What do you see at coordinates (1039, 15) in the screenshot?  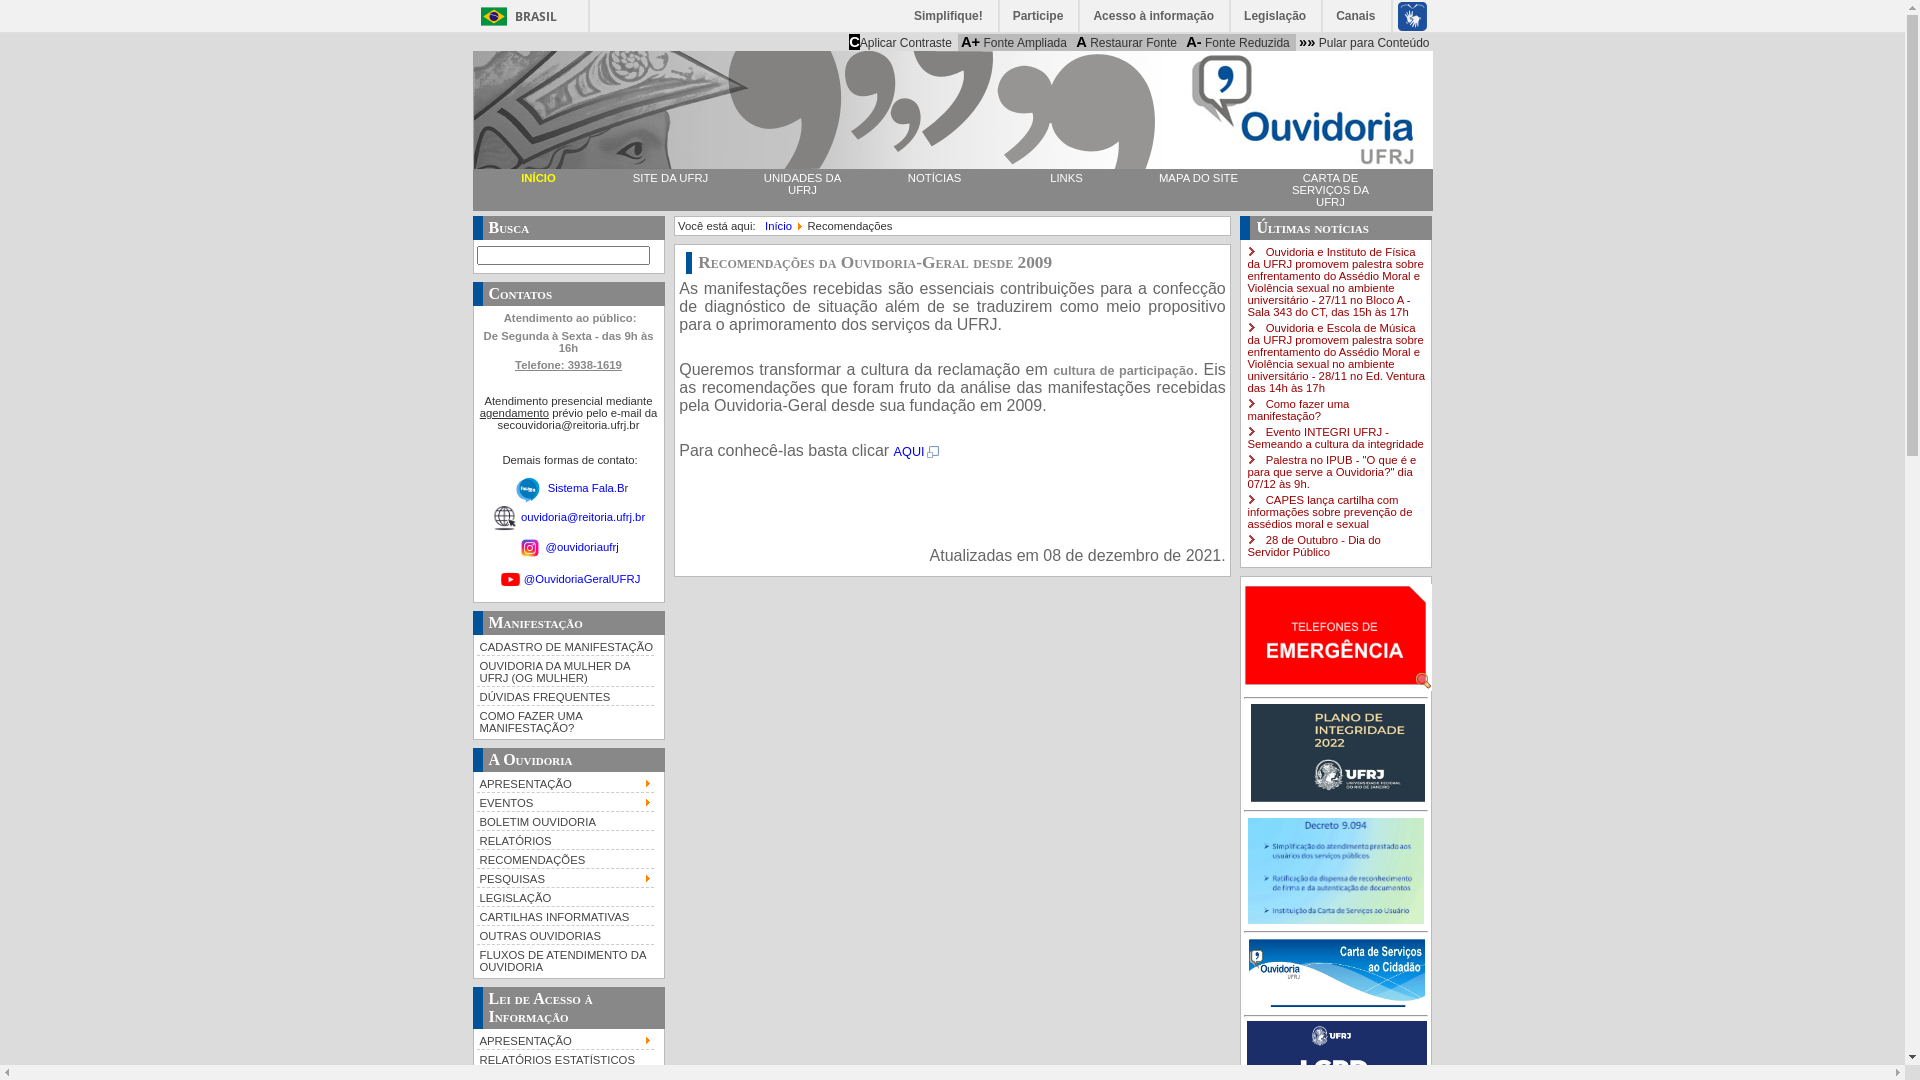 I see `'Participe'` at bounding box center [1039, 15].